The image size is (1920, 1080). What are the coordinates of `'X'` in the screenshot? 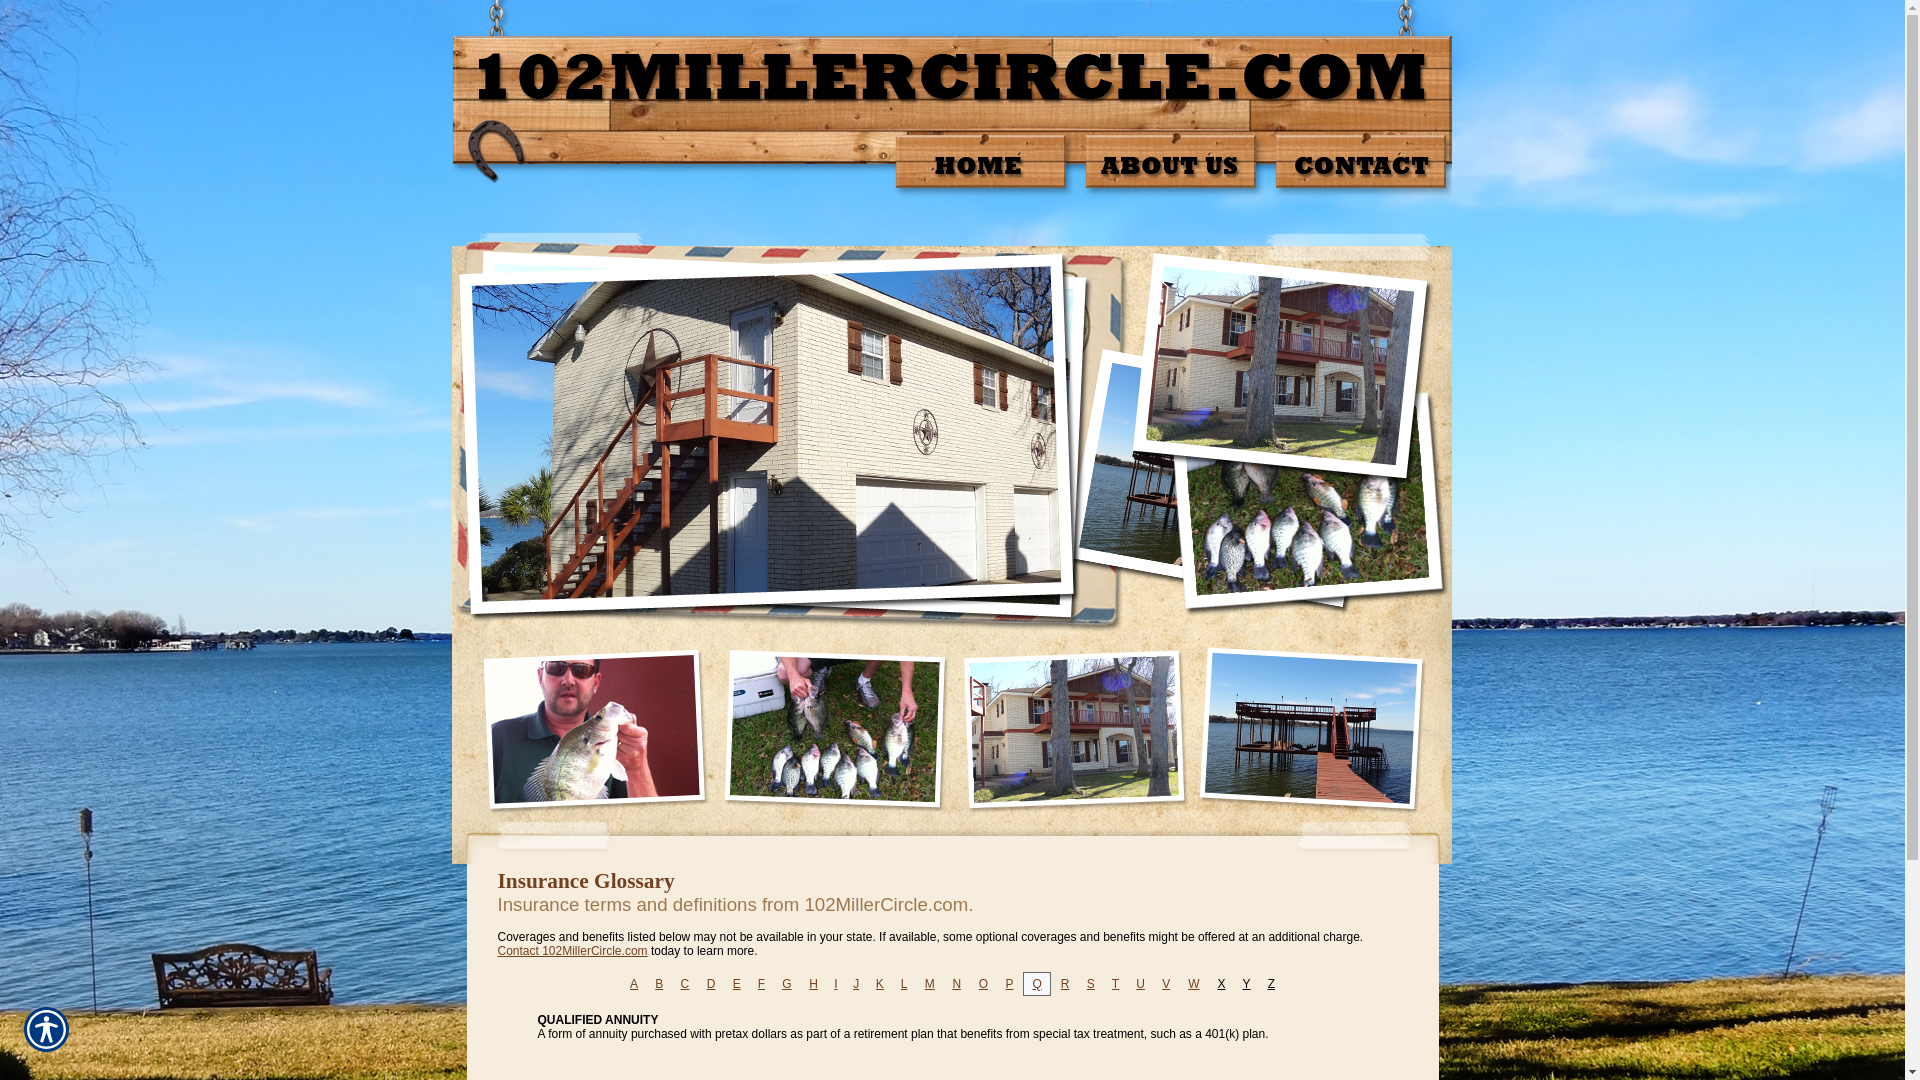 It's located at (1216, 982).